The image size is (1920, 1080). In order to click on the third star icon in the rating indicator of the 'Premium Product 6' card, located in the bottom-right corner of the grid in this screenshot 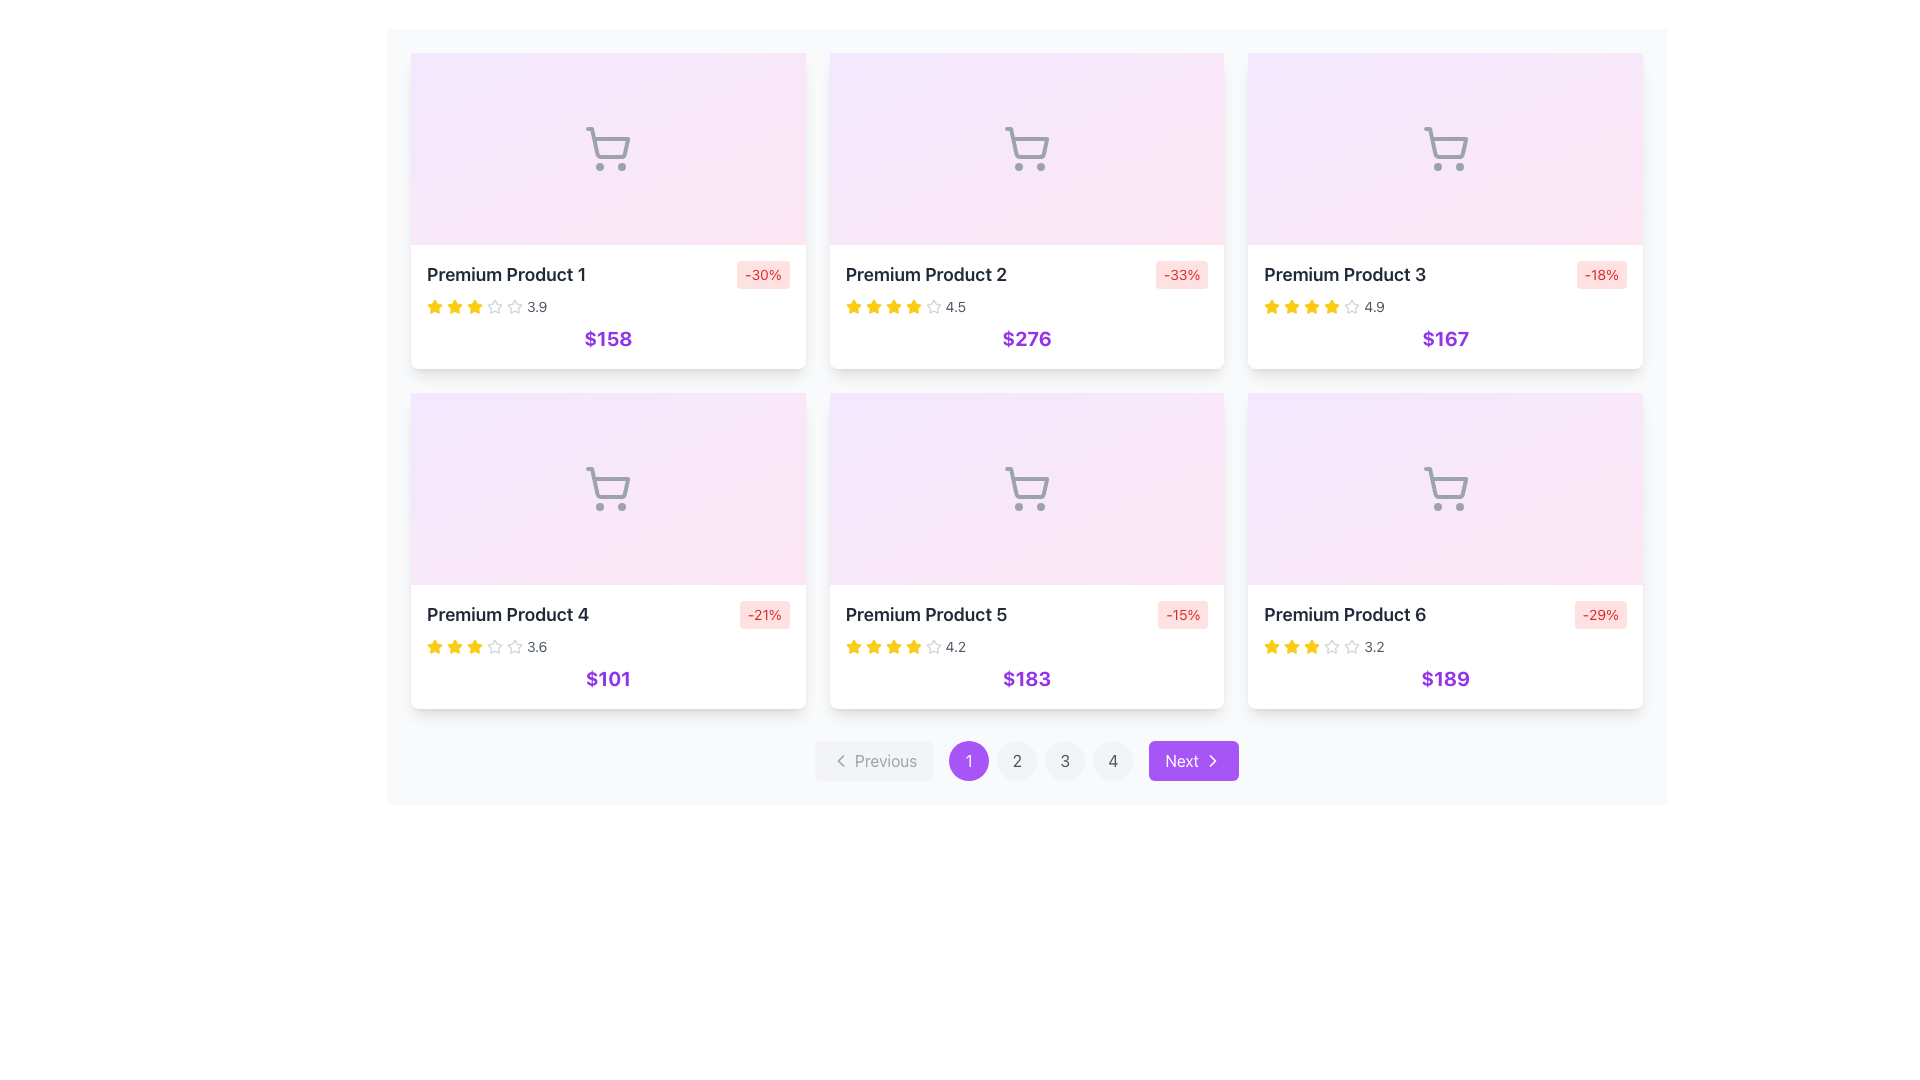, I will do `click(1352, 646)`.